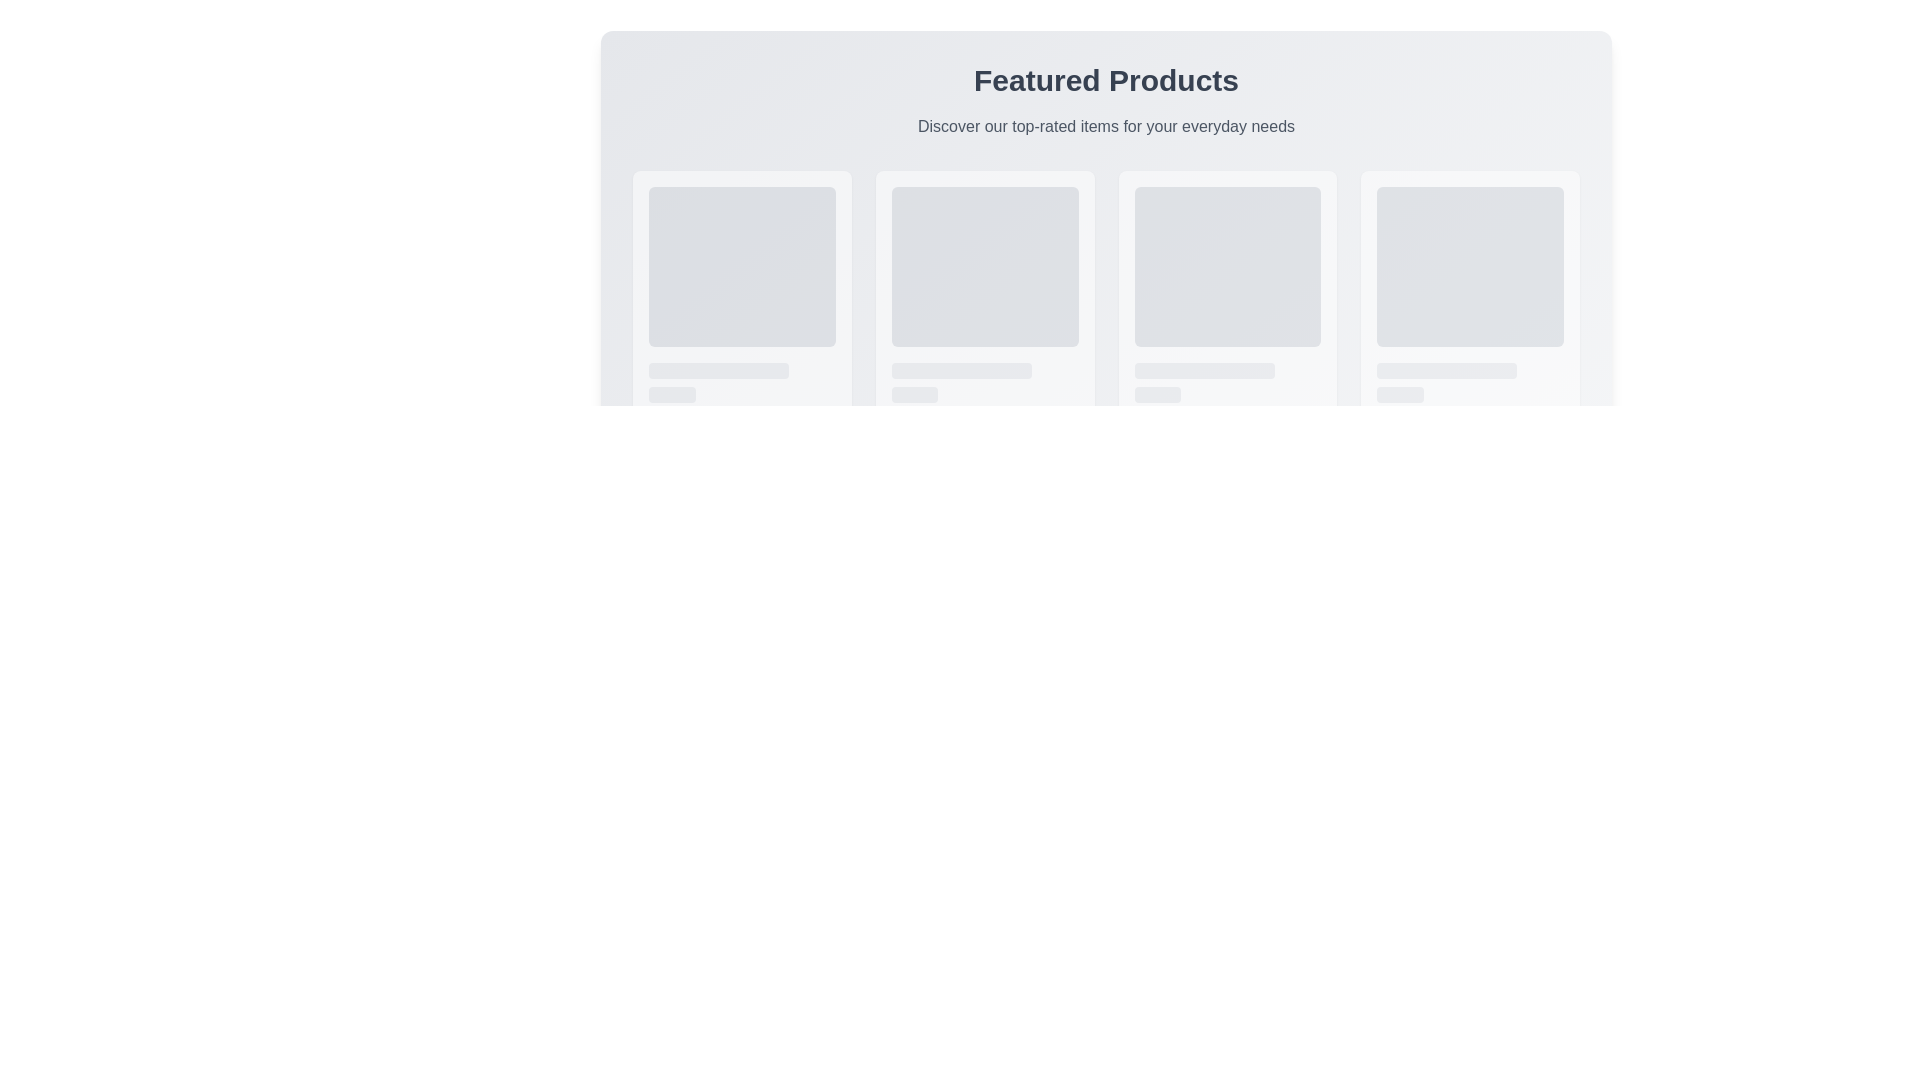 This screenshot has height=1080, width=1920. Describe the element at coordinates (1105, 127) in the screenshot. I see `the static text element located directly beneath the 'Featured Products' heading to enhance user experience` at that location.